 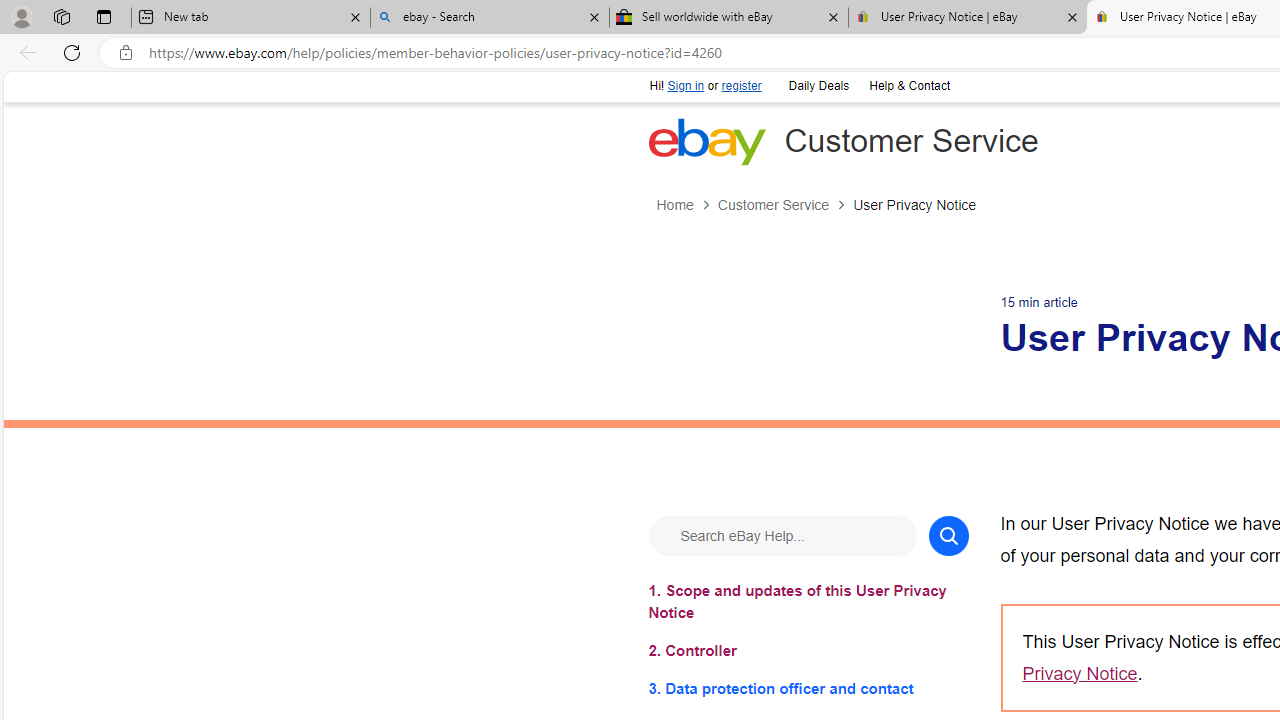 What do you see at coordinates (706, 140) in the screenshot?
I see `'eBay Home'` at bounding box center [706, 140].